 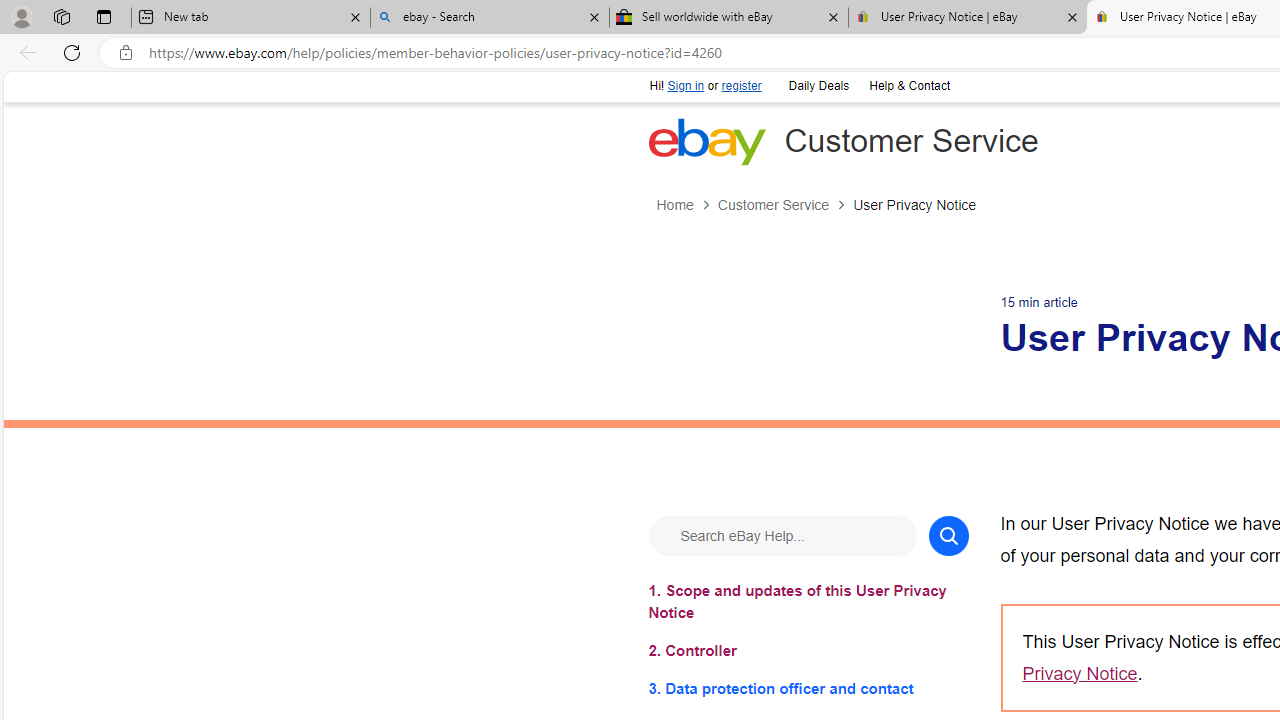 What do you see at coordinates (706, 140) in the screenshot?
I see `'eBay Home'` at bounding box center [706, 140].